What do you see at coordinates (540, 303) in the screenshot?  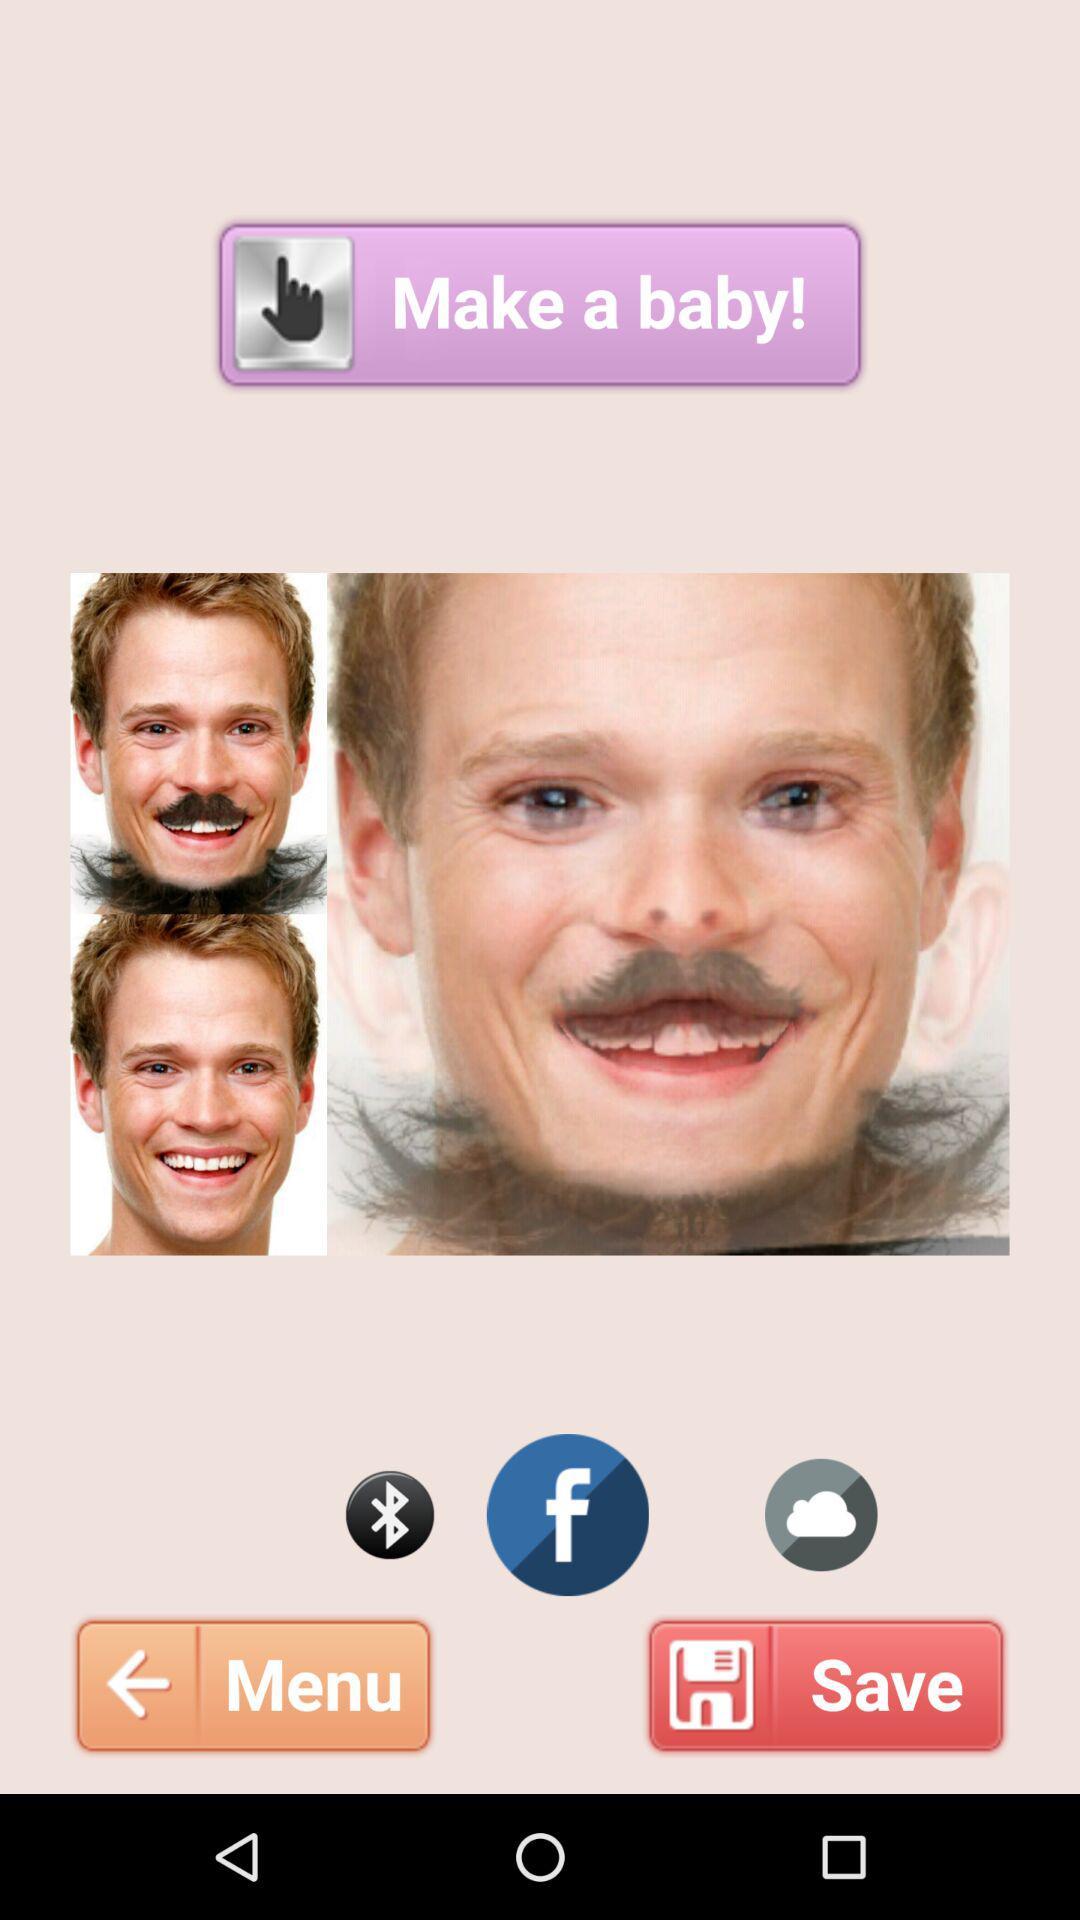 I see `make a baby! item` at bounding box center [540, 303].